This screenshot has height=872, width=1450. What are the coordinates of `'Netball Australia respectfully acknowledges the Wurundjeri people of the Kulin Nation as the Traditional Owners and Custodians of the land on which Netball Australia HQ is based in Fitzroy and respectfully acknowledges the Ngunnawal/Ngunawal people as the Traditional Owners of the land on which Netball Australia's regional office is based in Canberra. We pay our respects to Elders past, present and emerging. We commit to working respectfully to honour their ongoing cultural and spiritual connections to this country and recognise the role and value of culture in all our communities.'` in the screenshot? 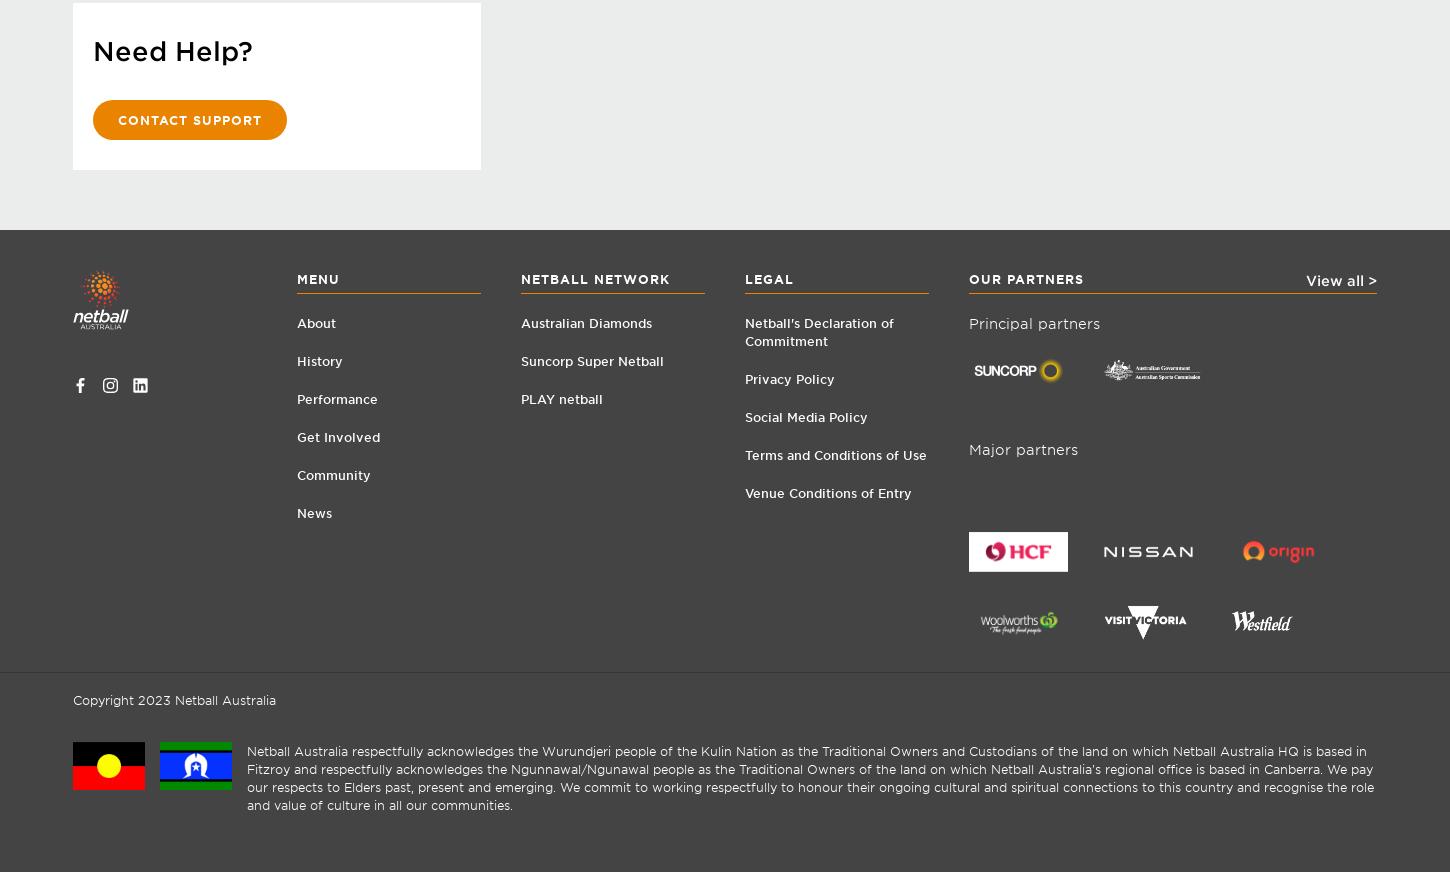 It's located at (246, 777).